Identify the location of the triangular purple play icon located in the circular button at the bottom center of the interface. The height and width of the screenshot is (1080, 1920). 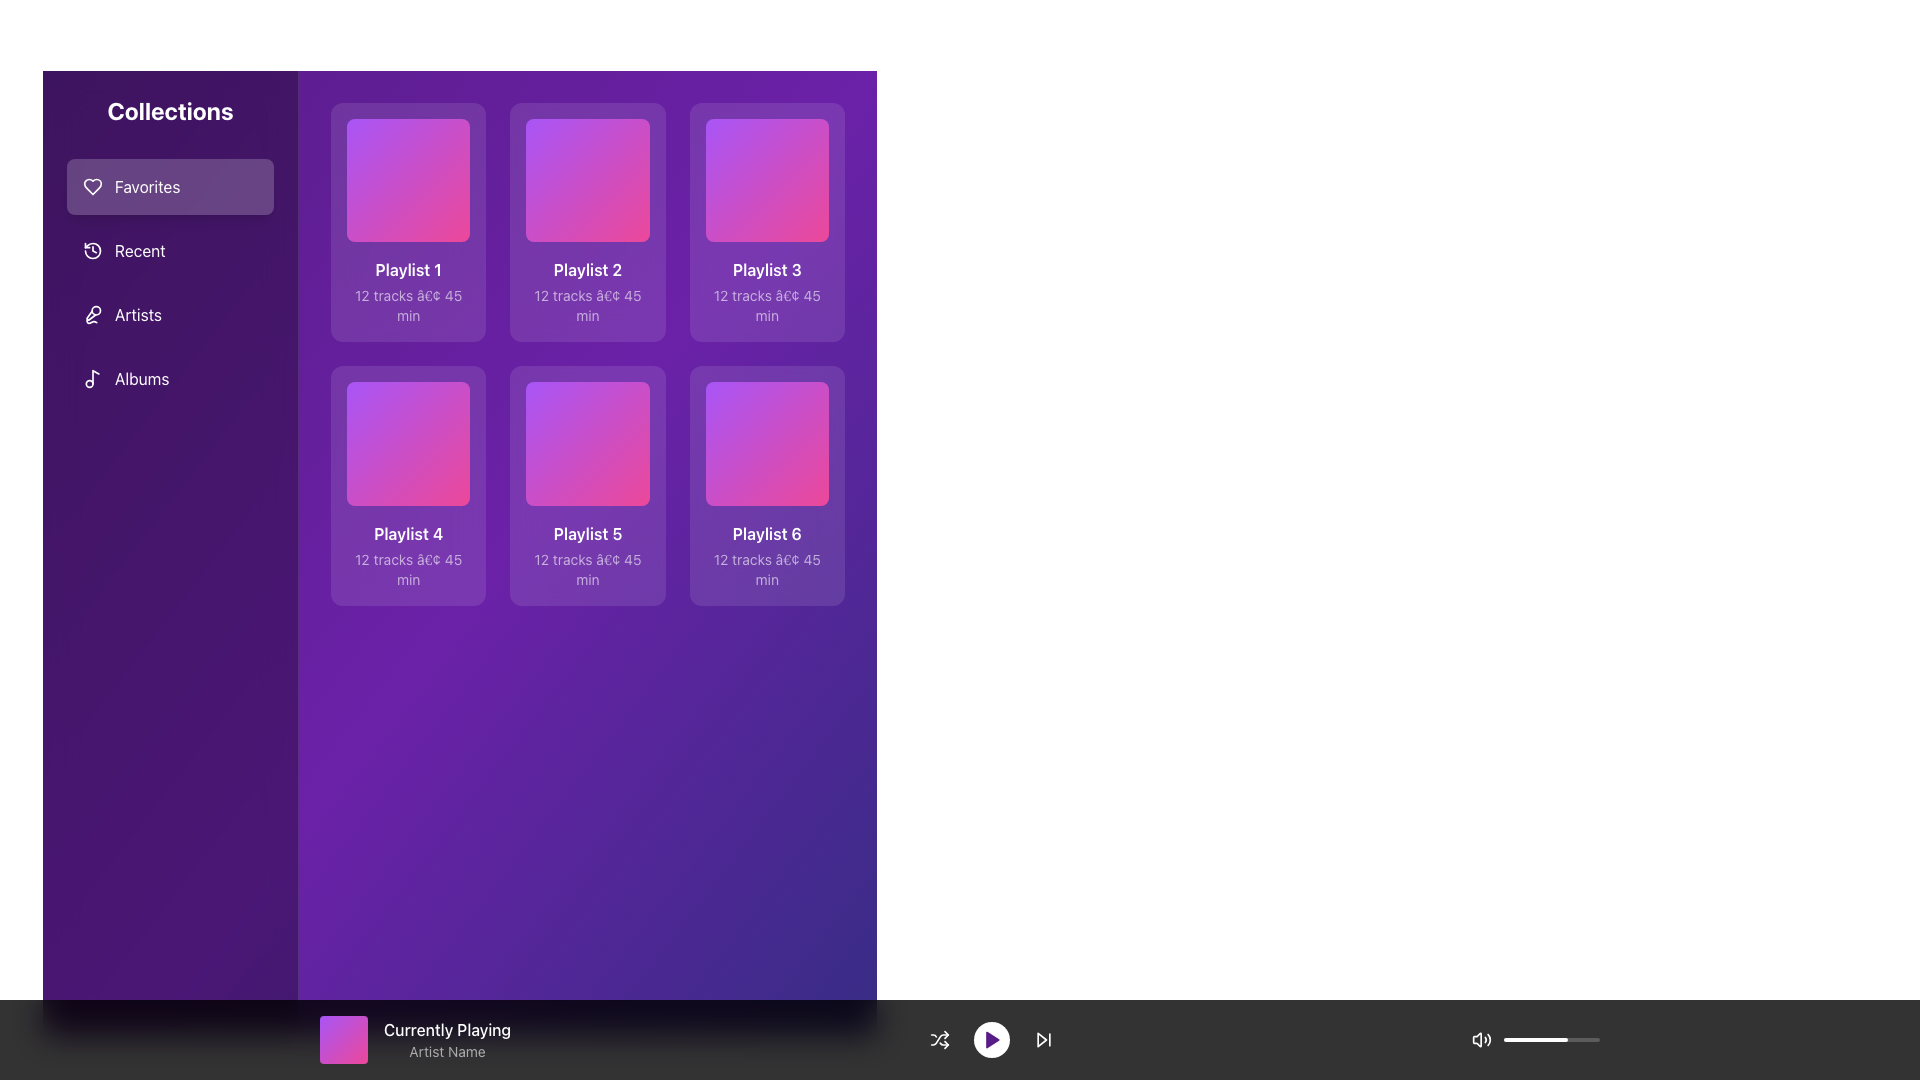
(992, 1039).